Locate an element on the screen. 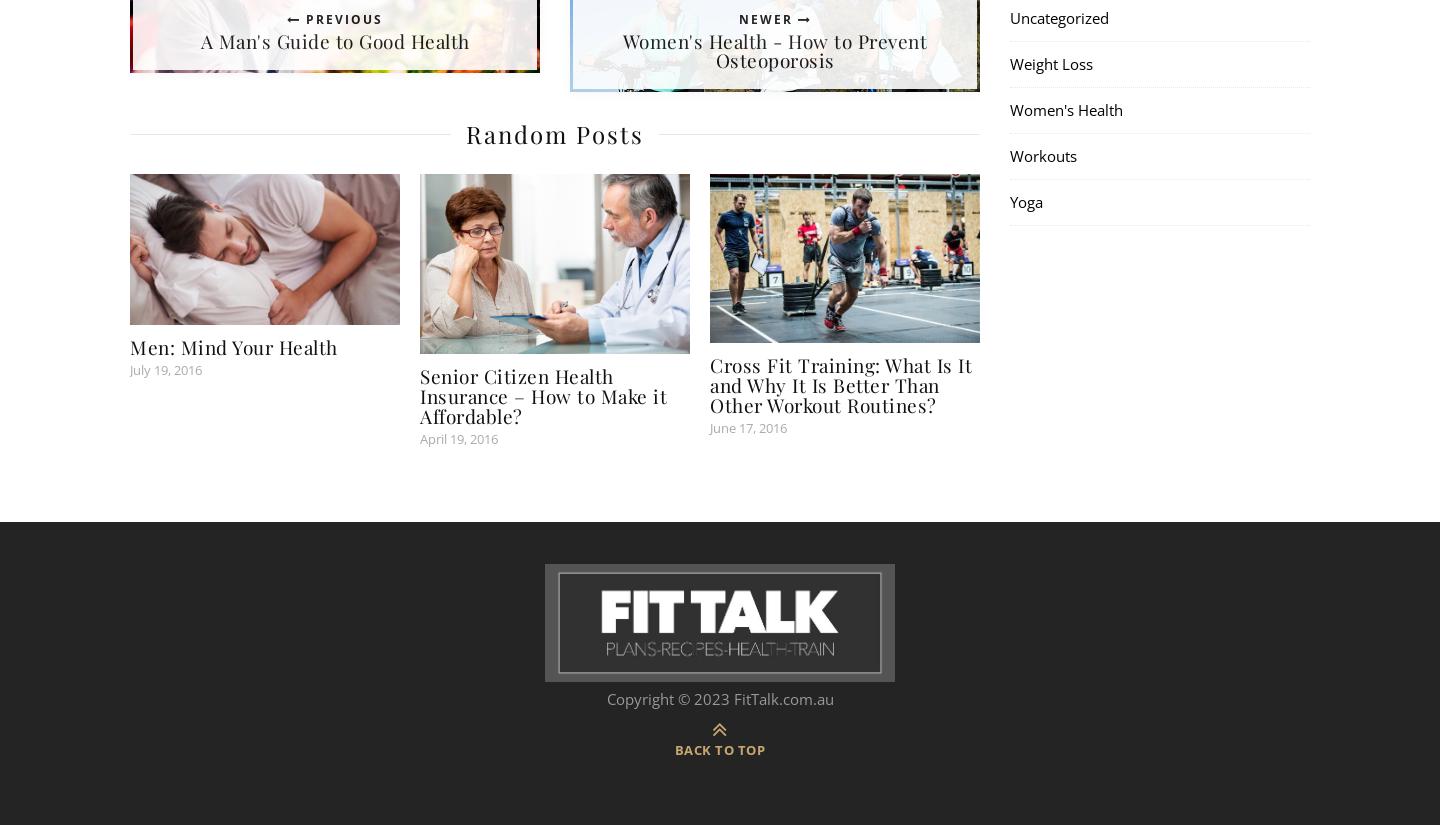  'June 17, 2016' is located at coordinates (747, 427).